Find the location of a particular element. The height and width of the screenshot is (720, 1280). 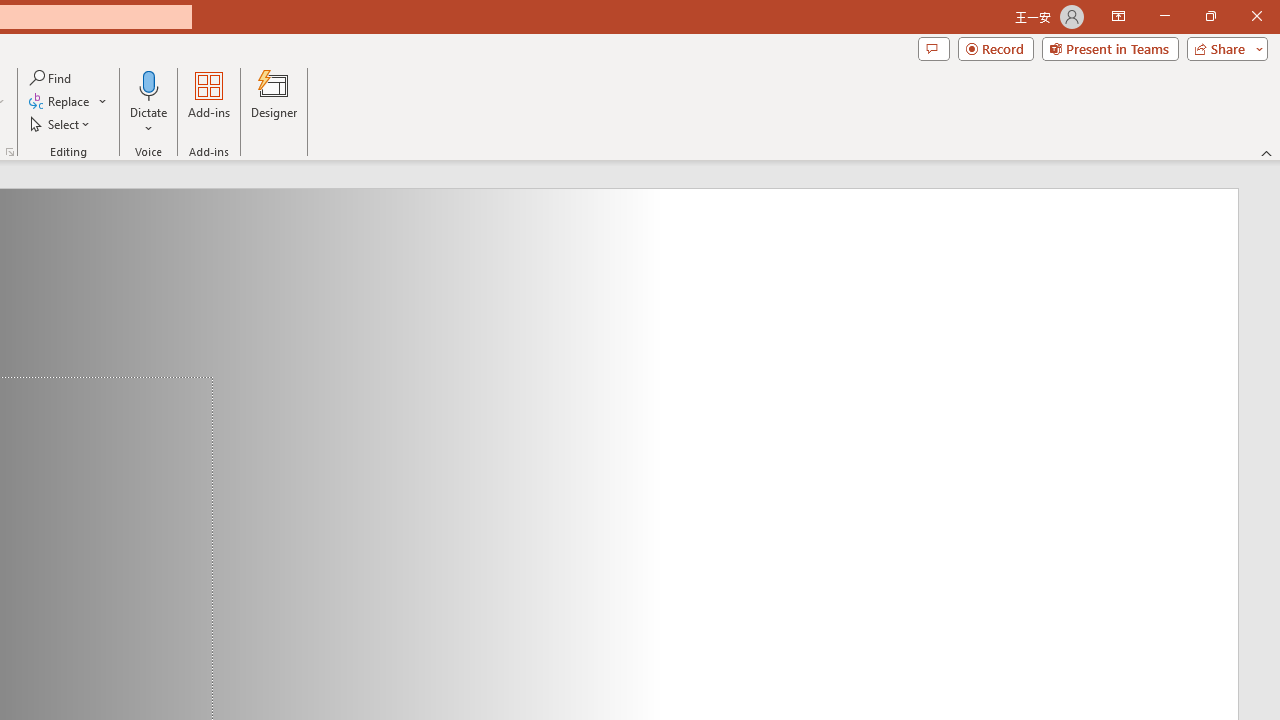

'Restore Down' is located at coordinates (1209, 16).